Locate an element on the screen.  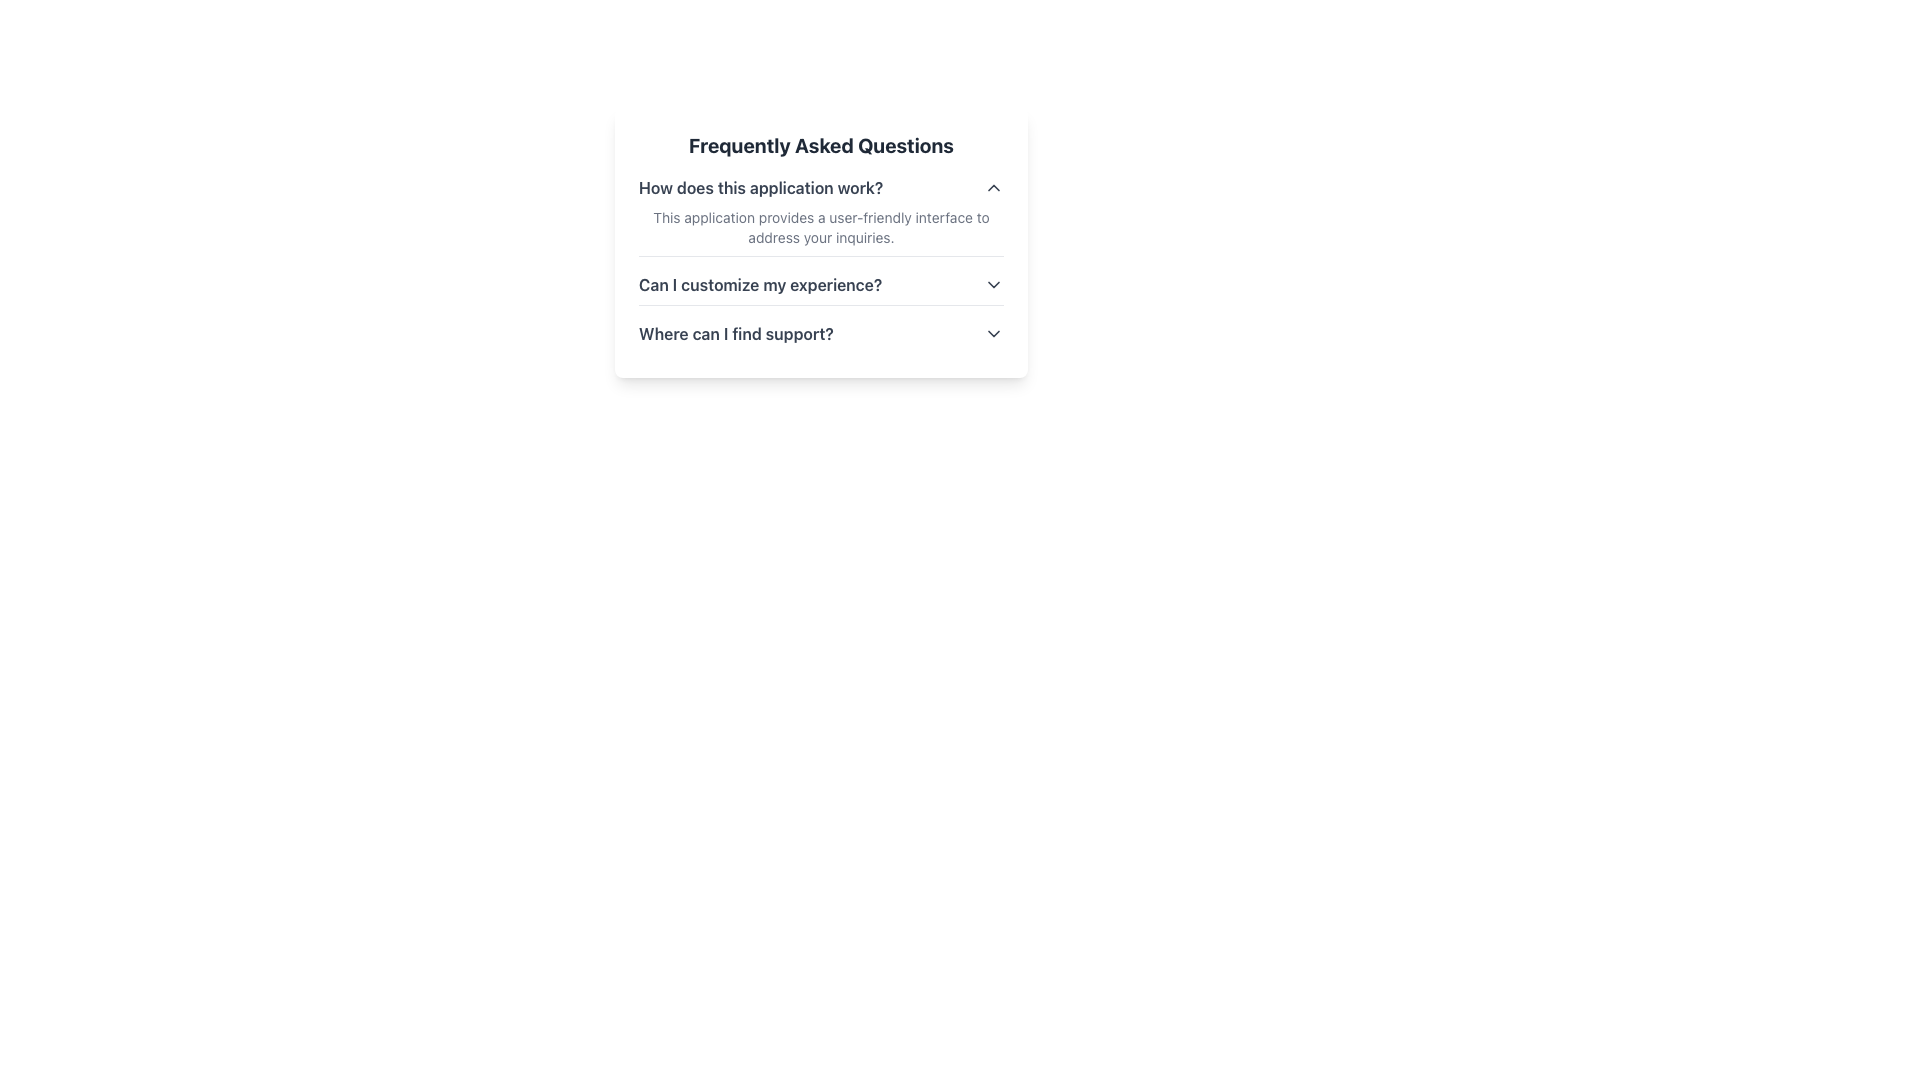
the interactive text 'Where can I find support?' located in the FAQ section is located at coordinates (821, 337).